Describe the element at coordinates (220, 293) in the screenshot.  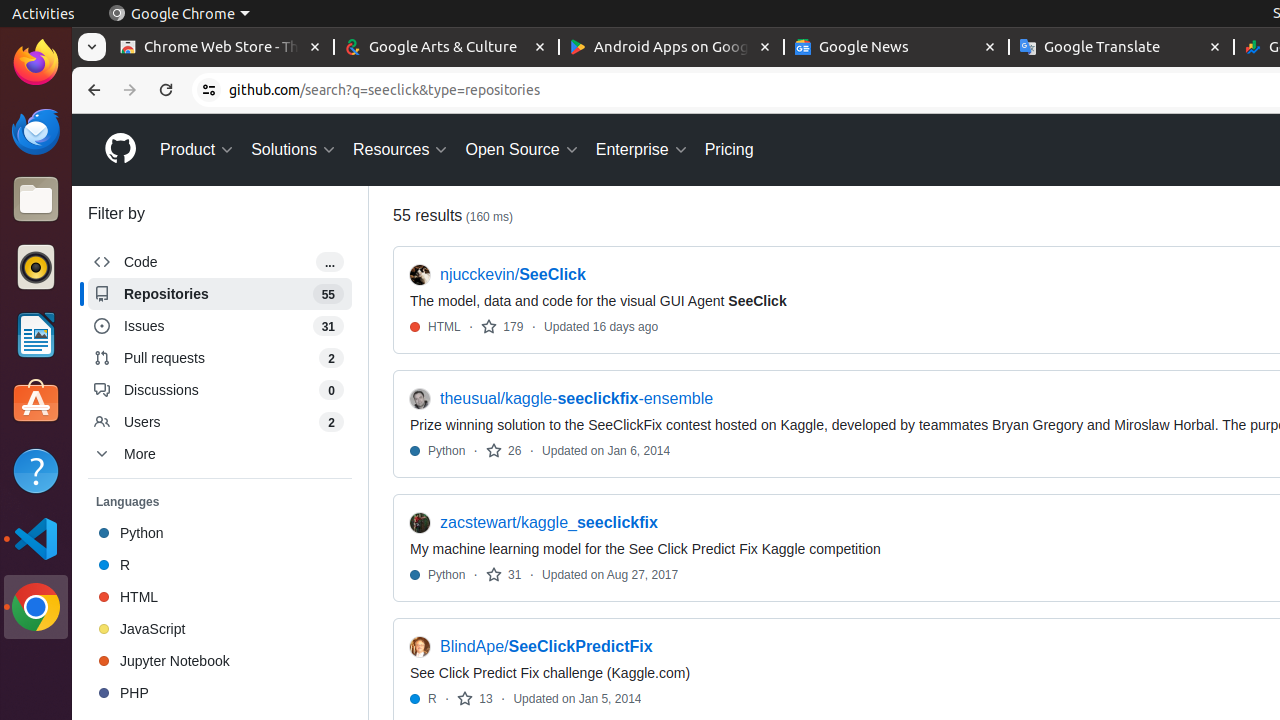
I see `'Repositories , 55 results  (55)'` at that location.